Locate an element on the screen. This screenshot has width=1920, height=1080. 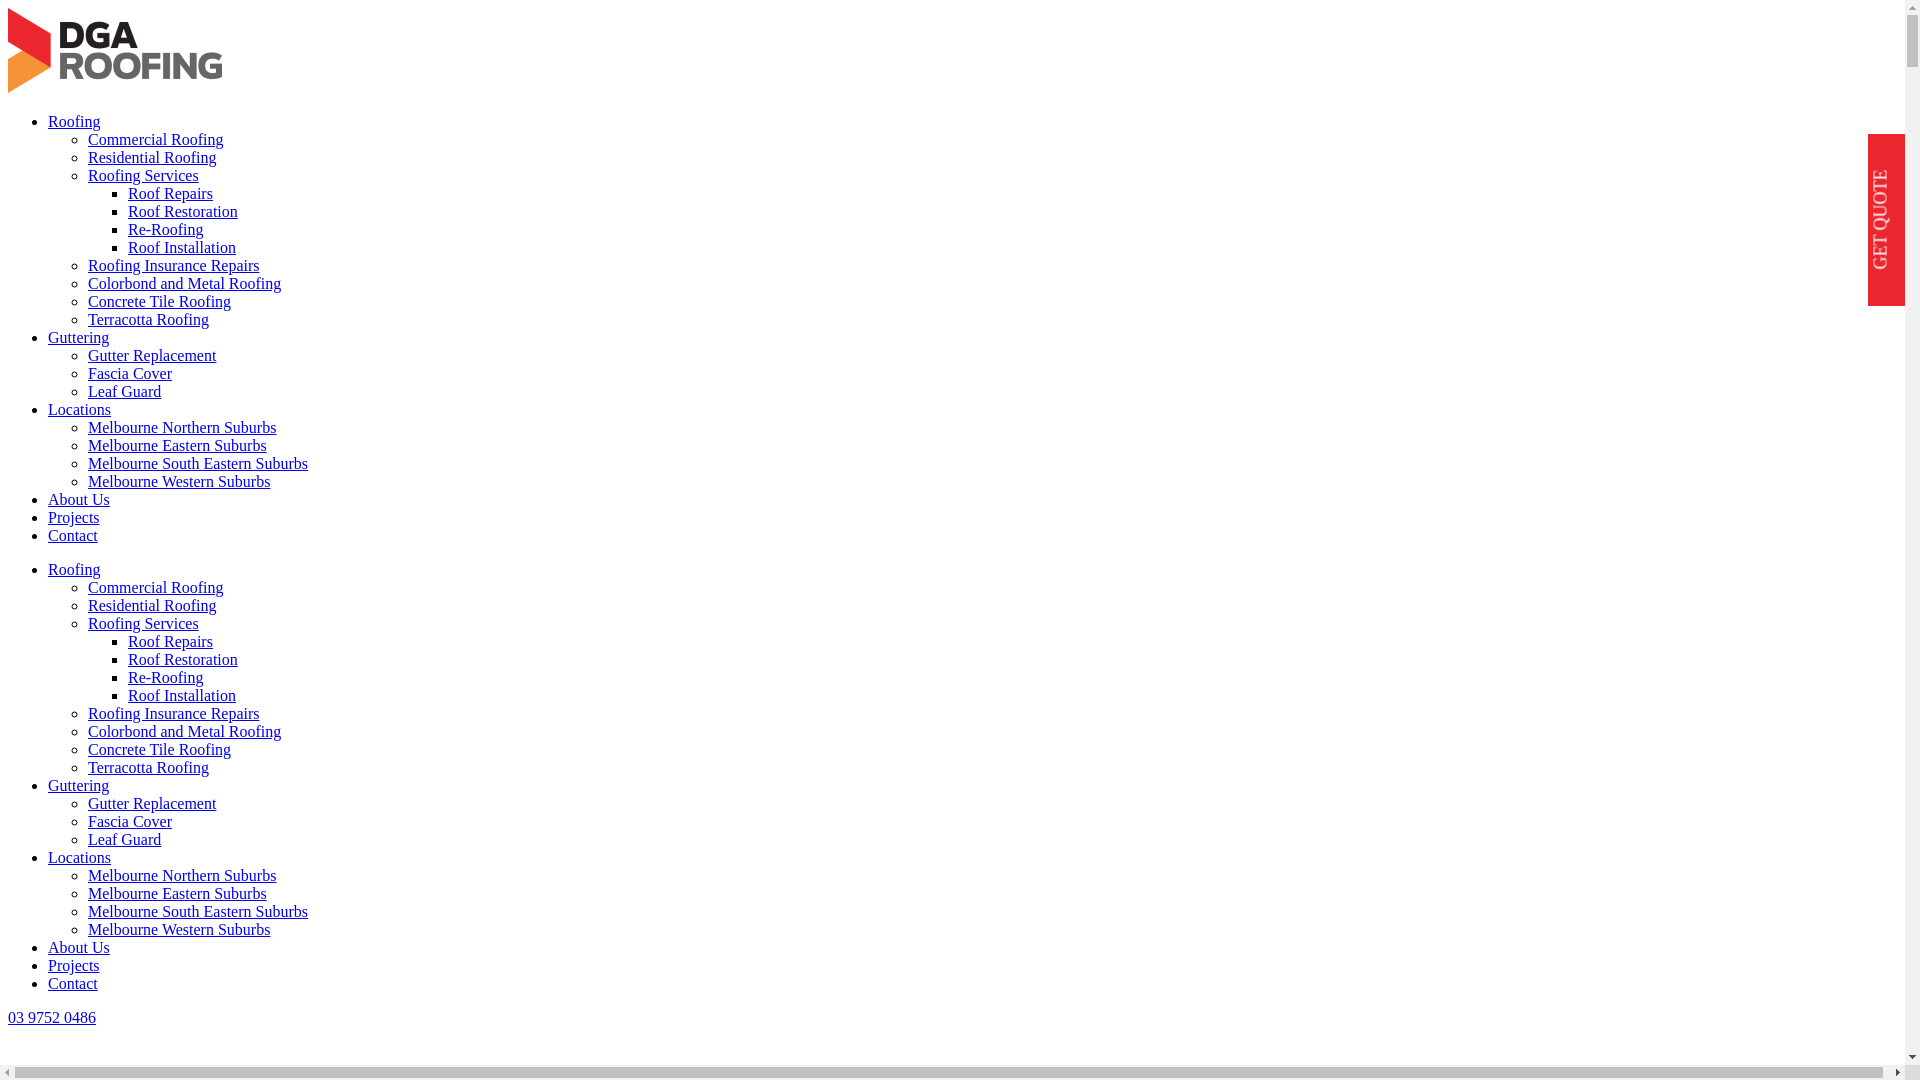
'Colorbond and Metal Roofing' is located at coordinates (184, 731).